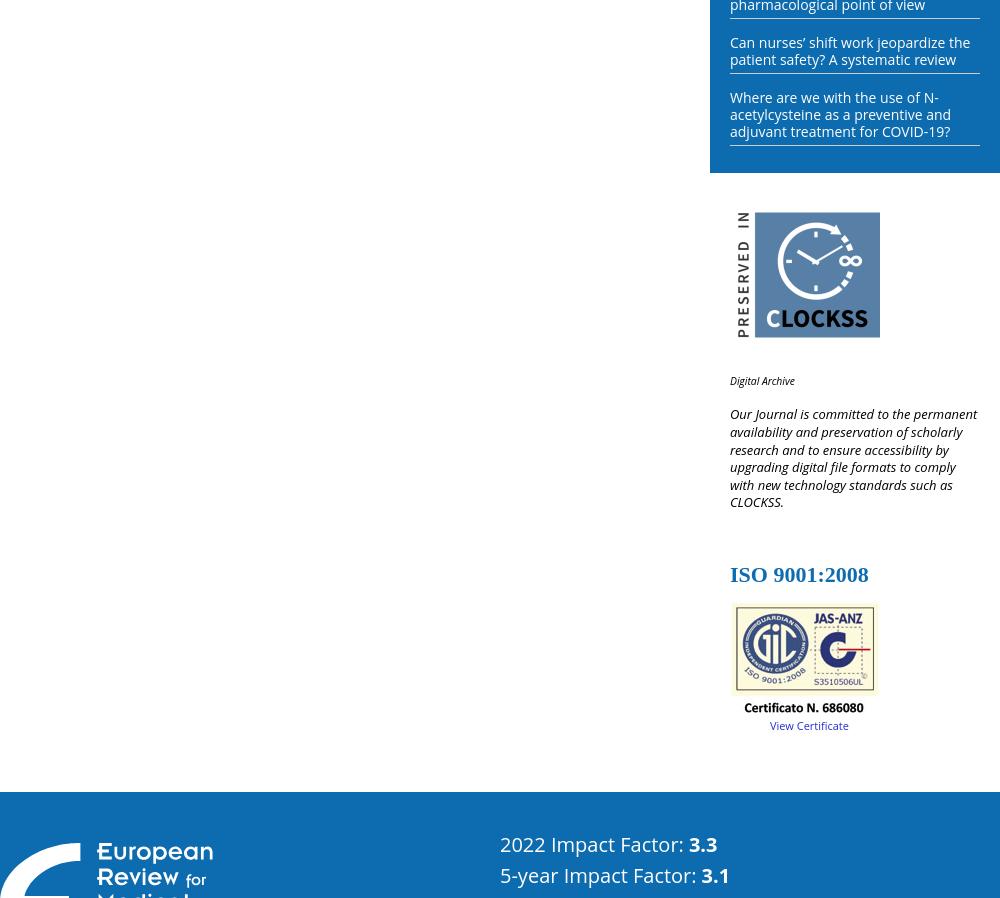 The image size is (1000, 898). What do you see at coordinates (839, 113) in the screenshot?
I see `'Where are we with the use of N-acetylcysteine as a preventive and adjuvant treatment for COVID-19?'` at bounding box center [839, 113].